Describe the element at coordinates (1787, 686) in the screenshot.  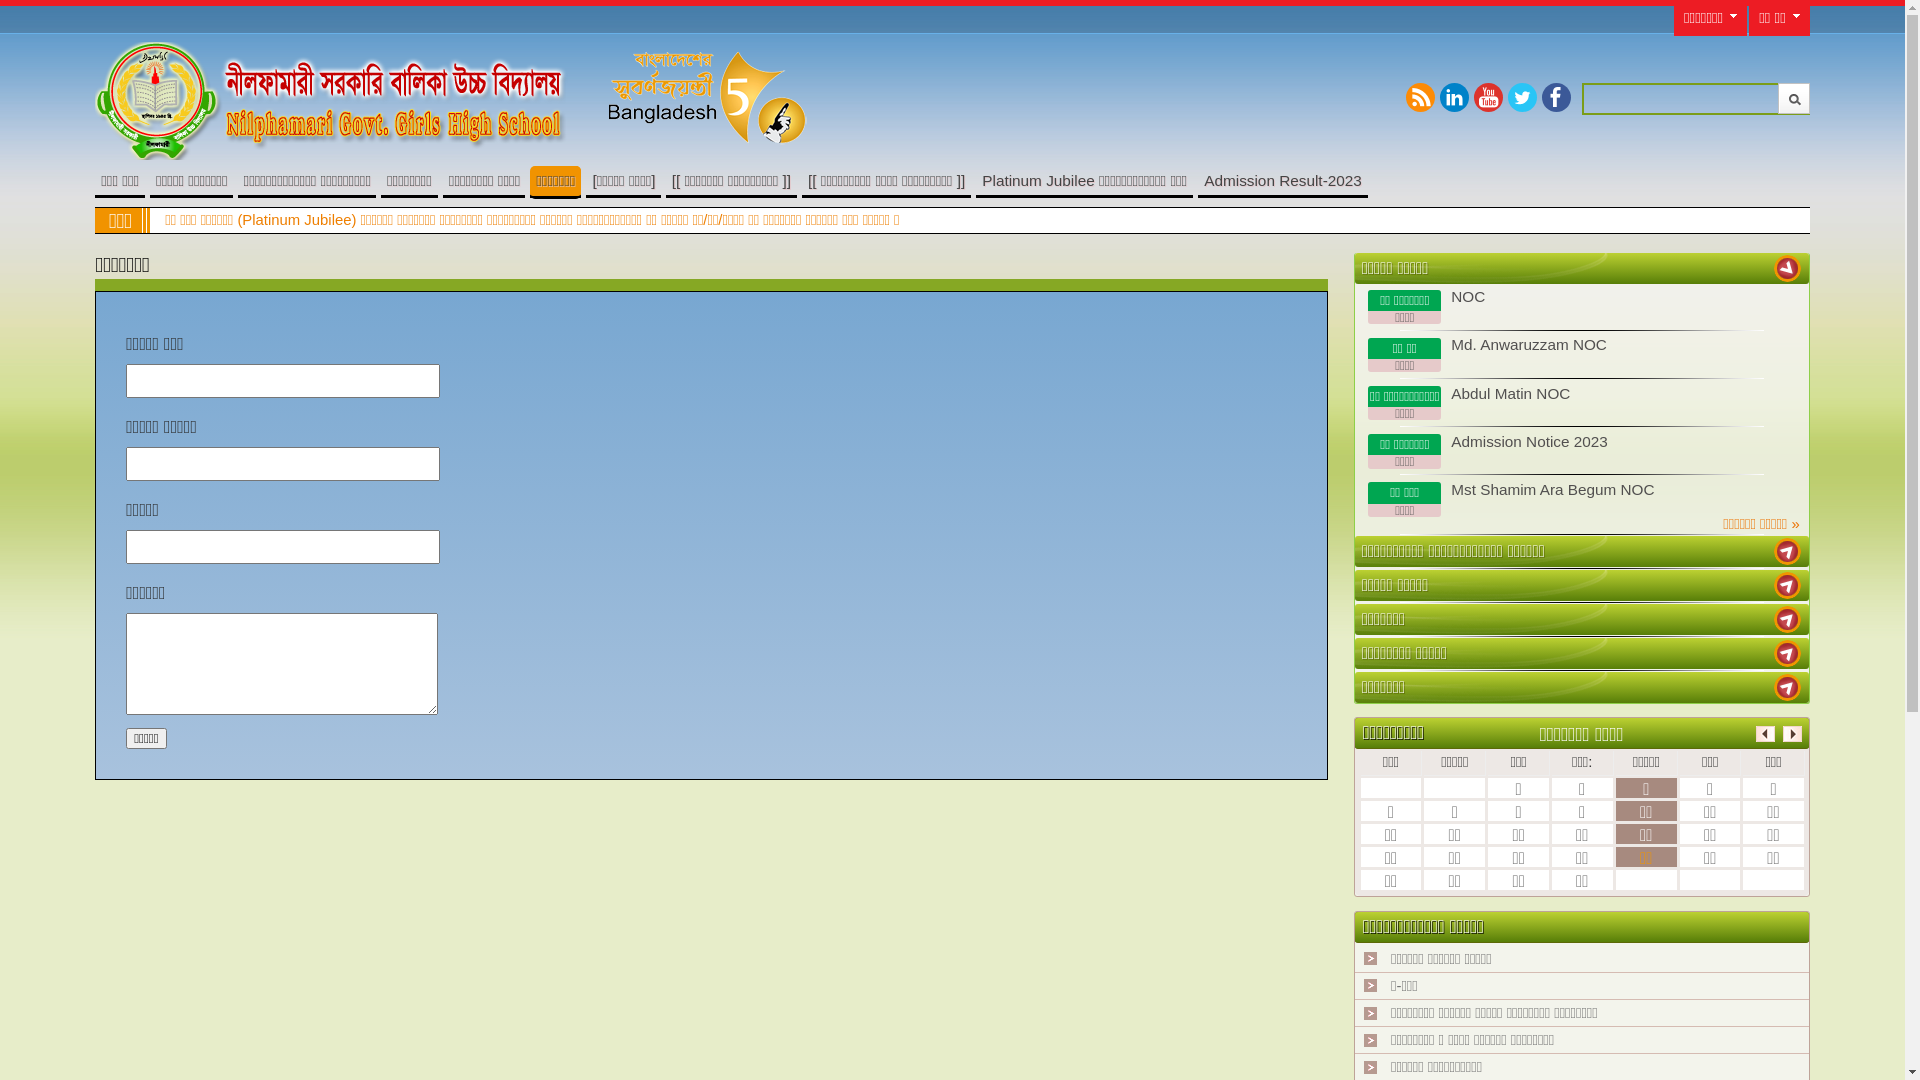
I see `' '` at that location.